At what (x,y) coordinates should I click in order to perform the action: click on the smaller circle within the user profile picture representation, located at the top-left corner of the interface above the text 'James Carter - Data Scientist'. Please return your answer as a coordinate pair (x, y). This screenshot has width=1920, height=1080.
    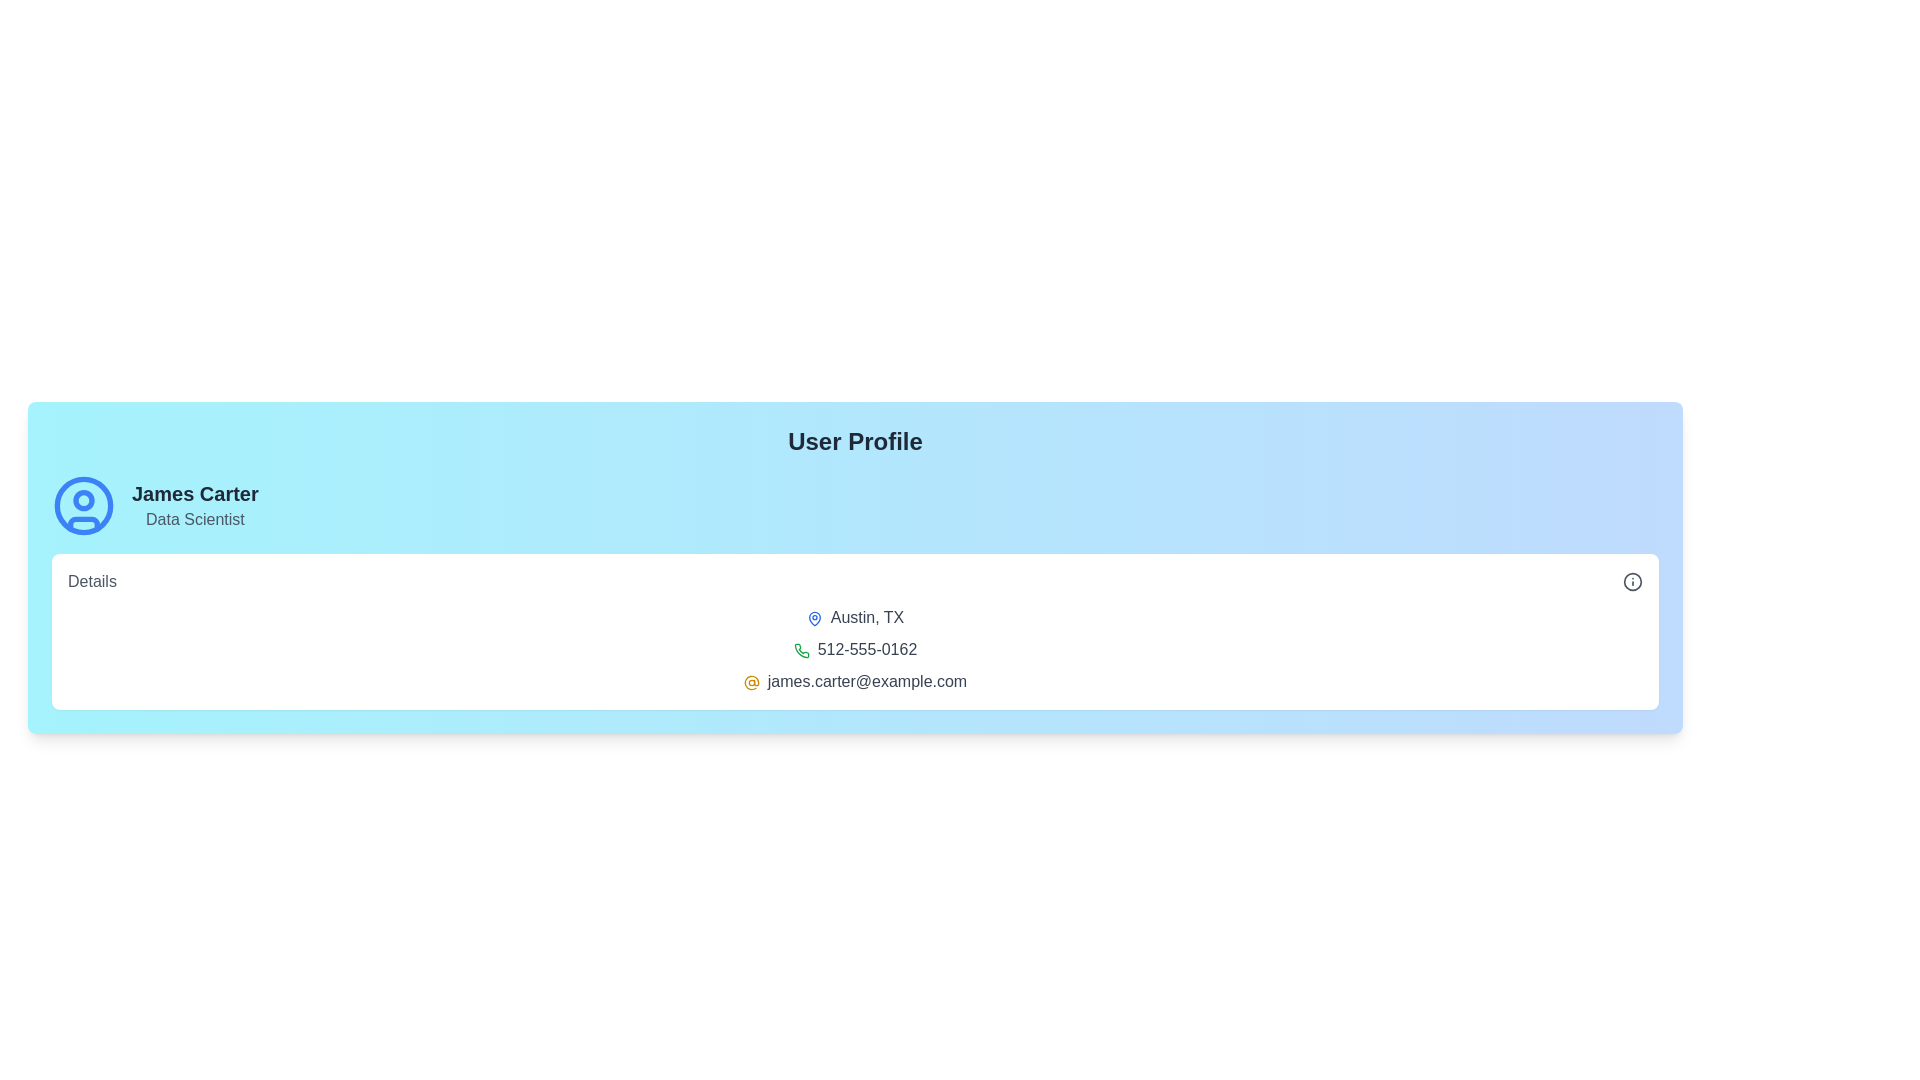
    Looking at the image, I should click on (82, 499).